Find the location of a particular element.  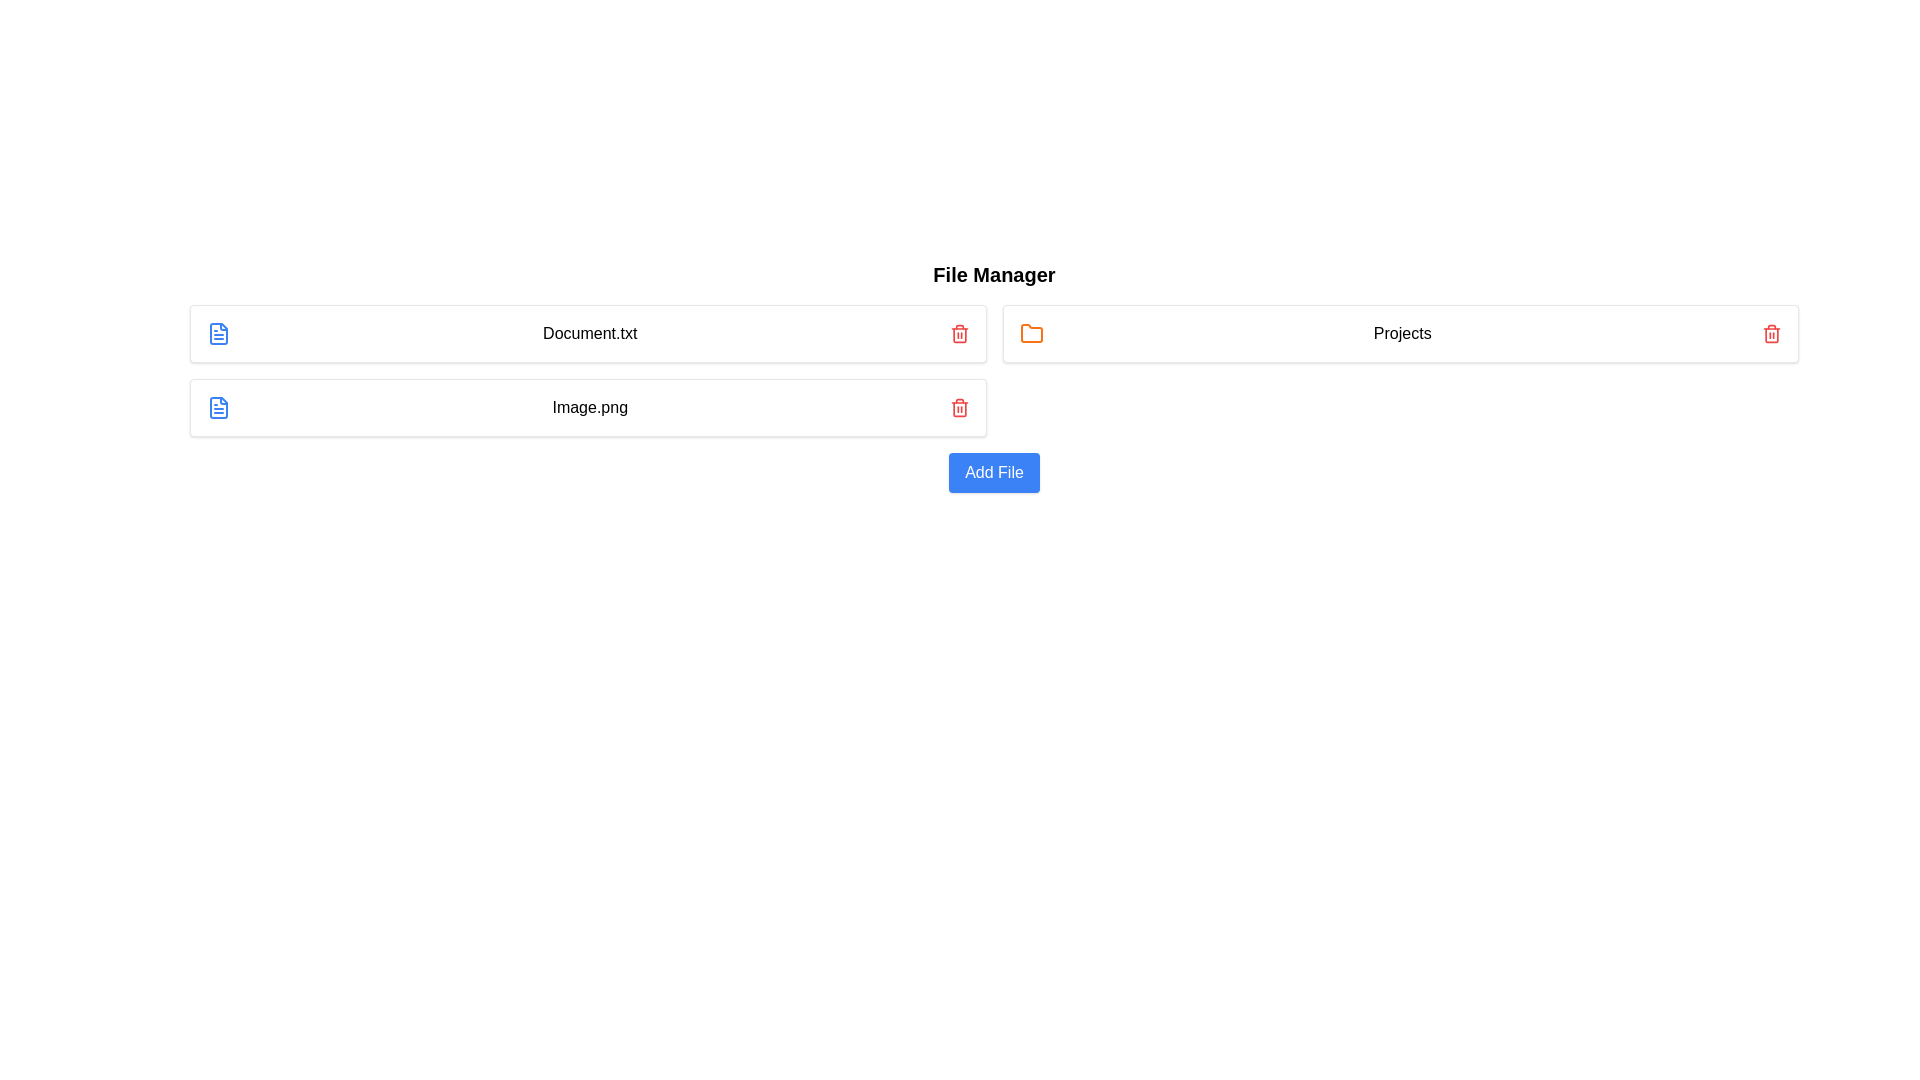

the file name 'Image.png' is located at coordinates (587, 407).